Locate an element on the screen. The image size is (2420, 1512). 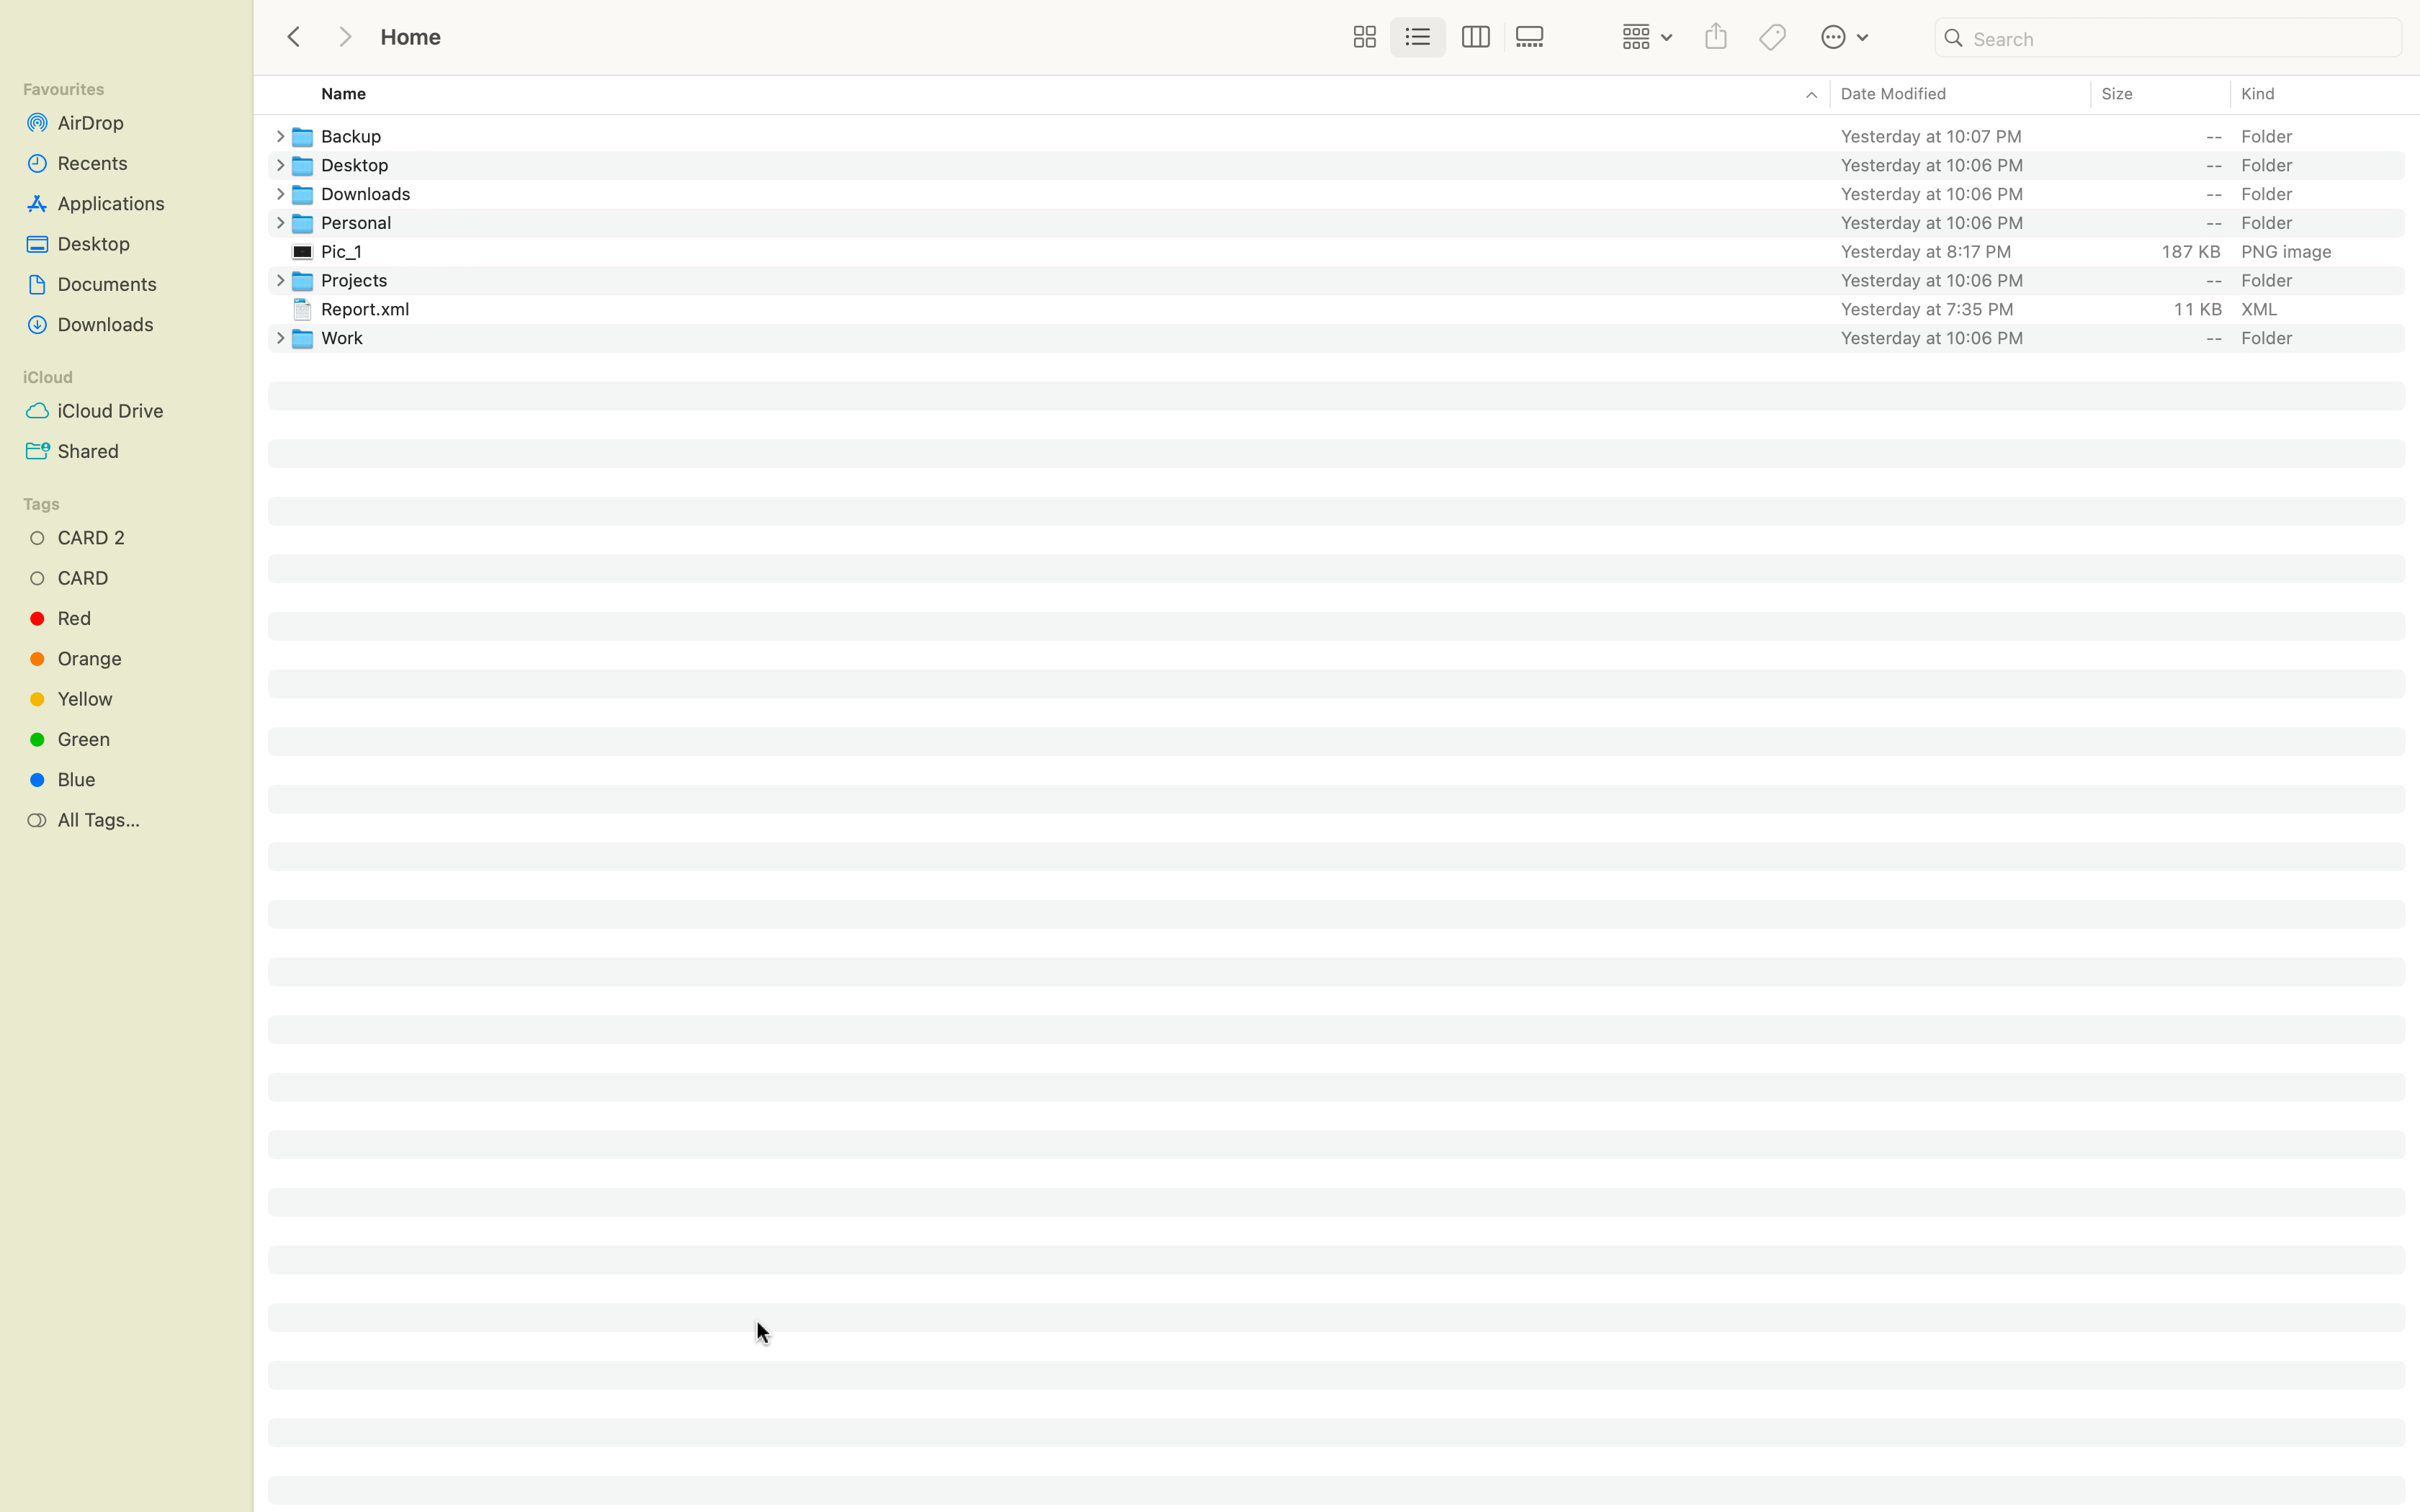
Go to the Downloads file location and backtrack to the last folder accessed is located at coordinates (1355, 191).